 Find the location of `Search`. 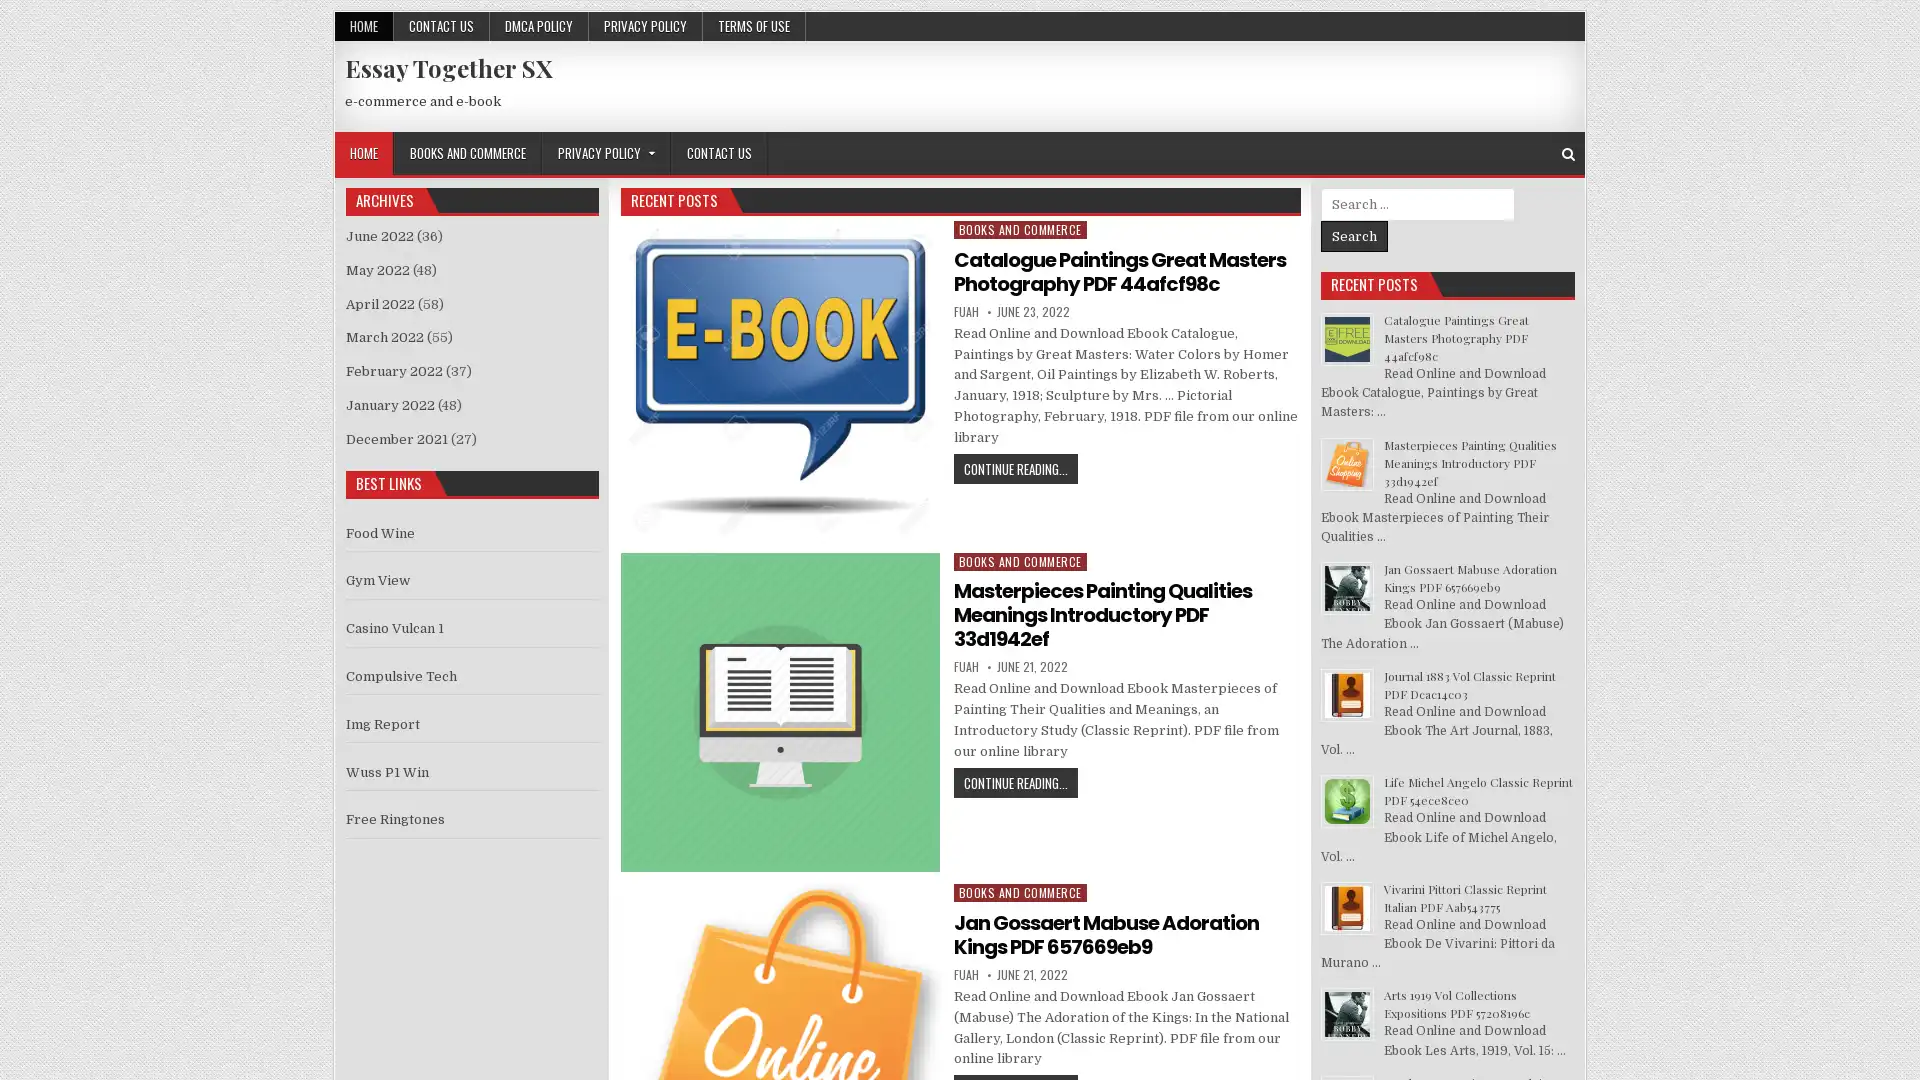

Search is located at coordinates (1354, 235).